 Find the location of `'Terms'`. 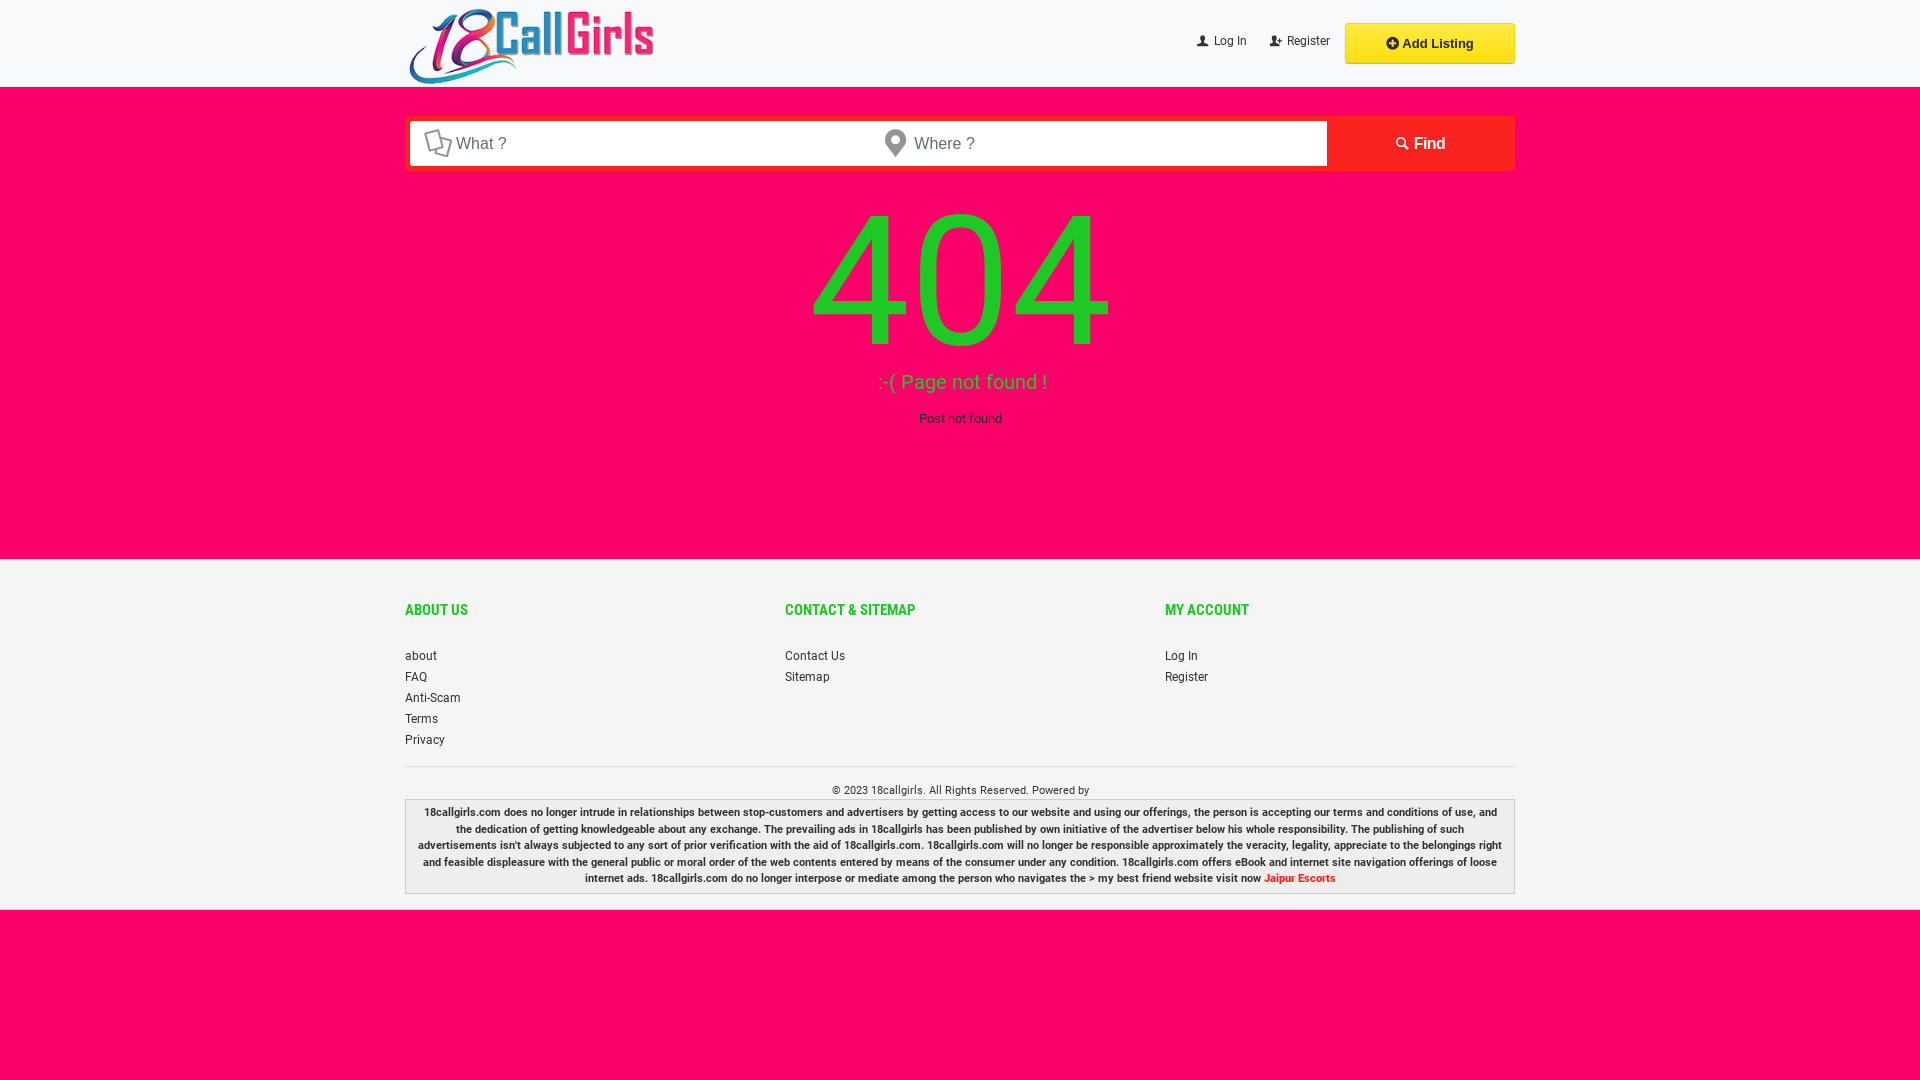

'Terms' is located at coordinates (420, 717).